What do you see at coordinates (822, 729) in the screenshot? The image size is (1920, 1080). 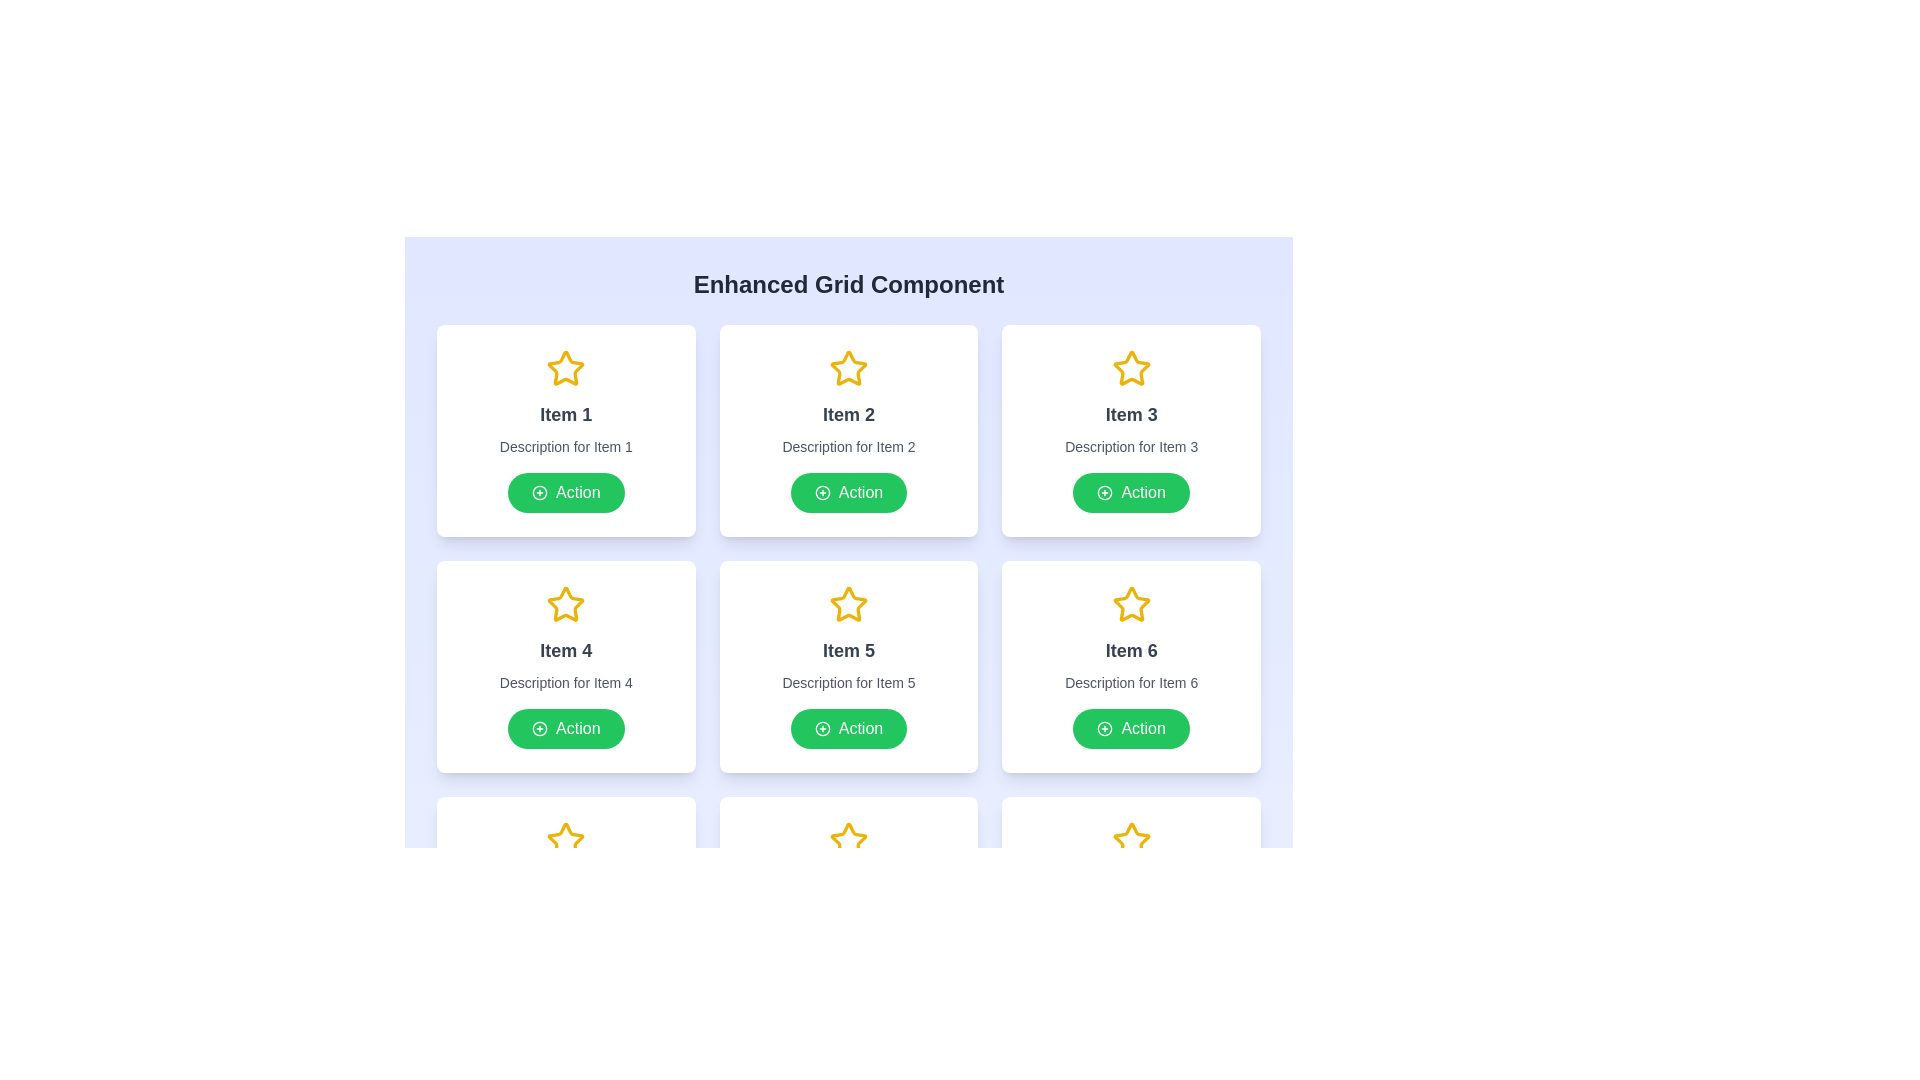 I see `the outermost circular graphic of the SVG icon associated with the 'Action' button for Item 5` at bounding box center [822, 729].